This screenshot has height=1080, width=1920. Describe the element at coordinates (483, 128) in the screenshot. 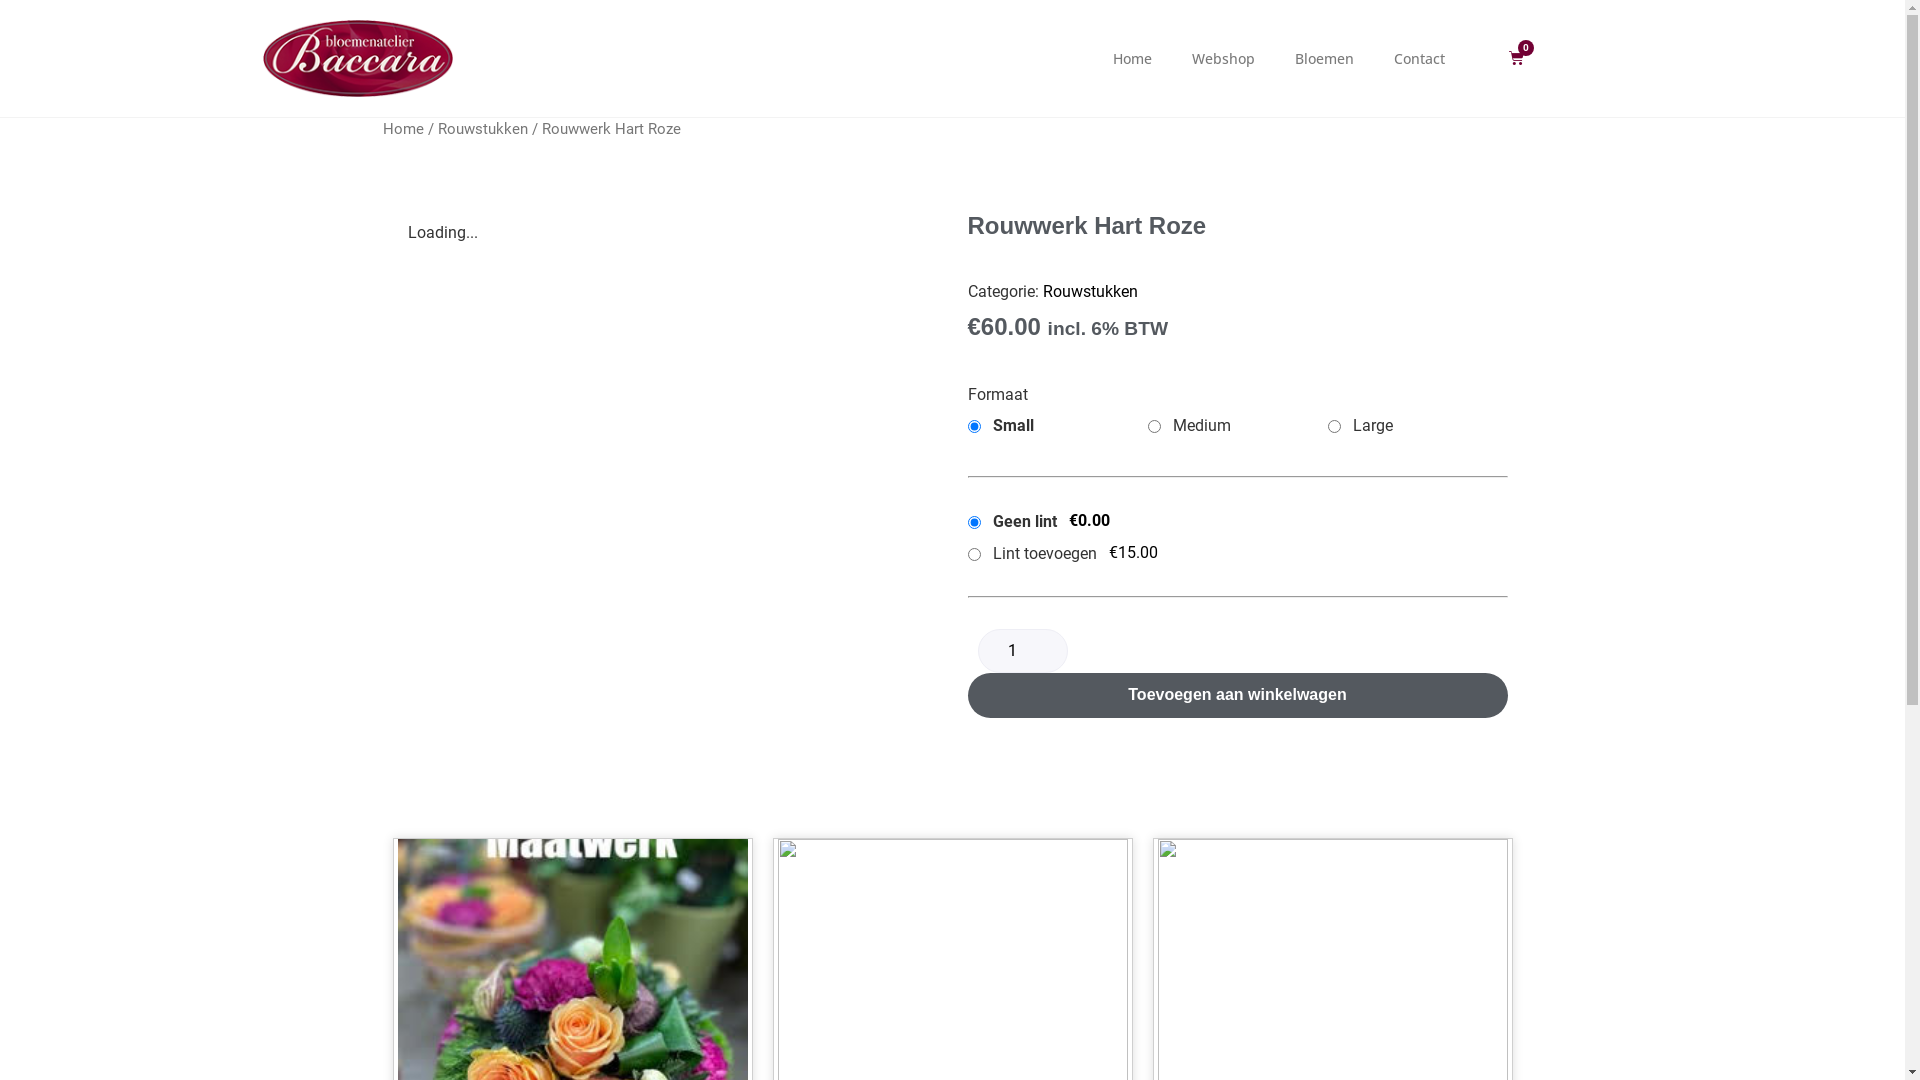

I see `'Rouwstukken'` at that location.